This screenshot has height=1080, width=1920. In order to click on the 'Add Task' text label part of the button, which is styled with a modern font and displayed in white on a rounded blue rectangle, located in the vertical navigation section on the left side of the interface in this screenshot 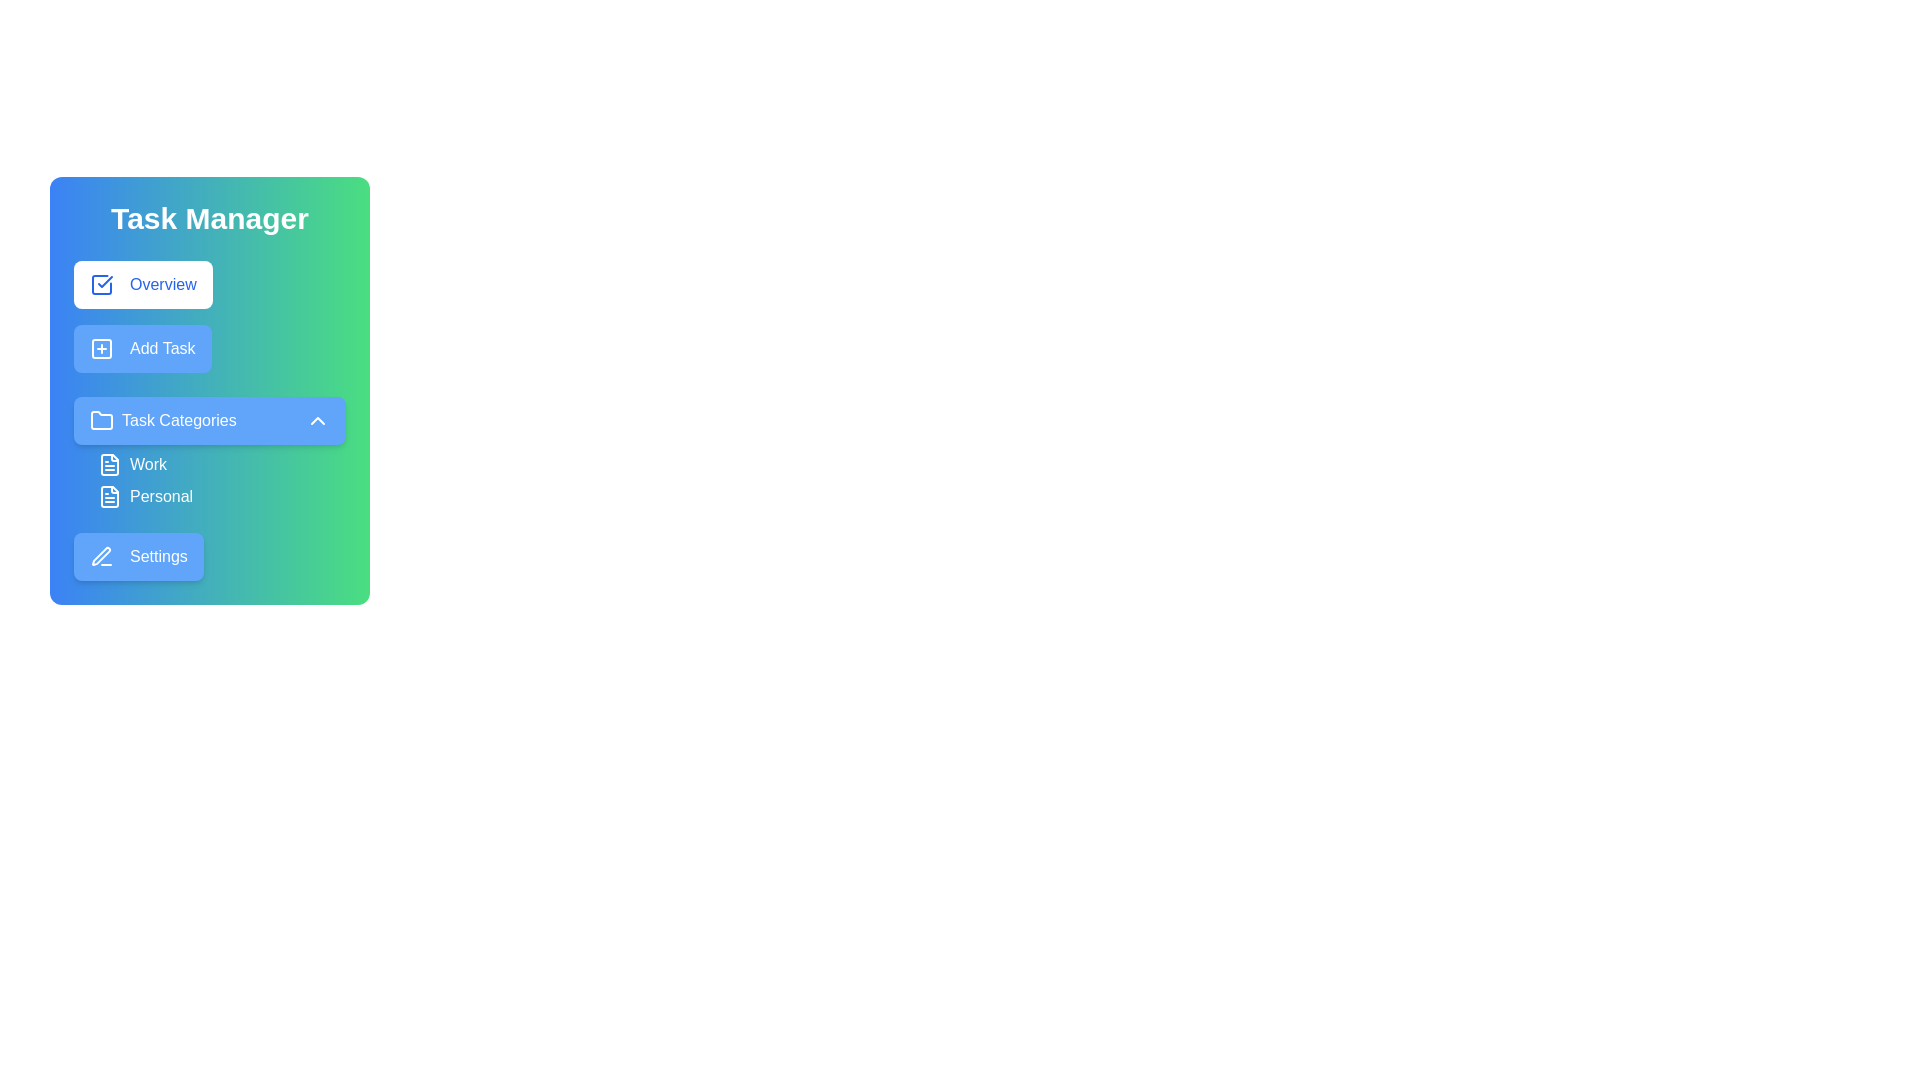, I will do `click(162, 347)`.